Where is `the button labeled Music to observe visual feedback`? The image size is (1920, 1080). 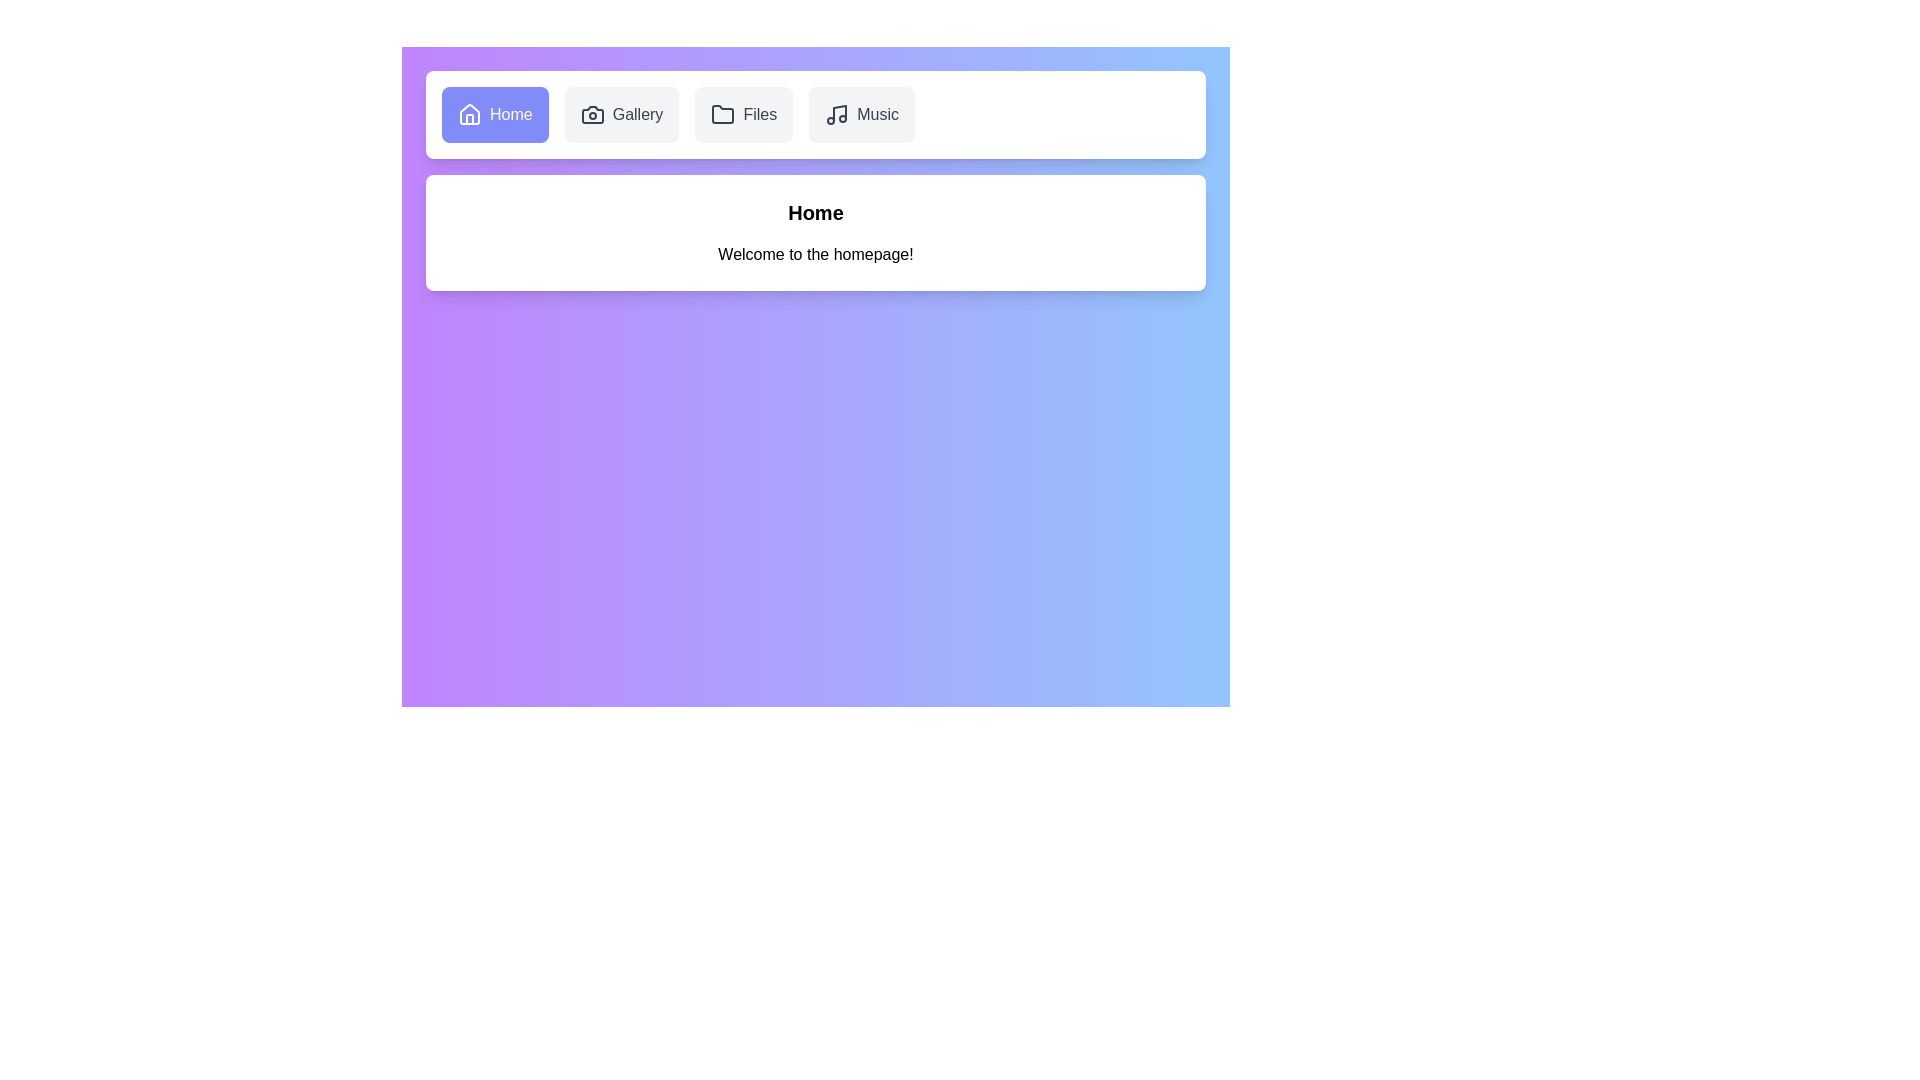 the button labeled Music to observe visual feedback is located at coordinates (862, 115).